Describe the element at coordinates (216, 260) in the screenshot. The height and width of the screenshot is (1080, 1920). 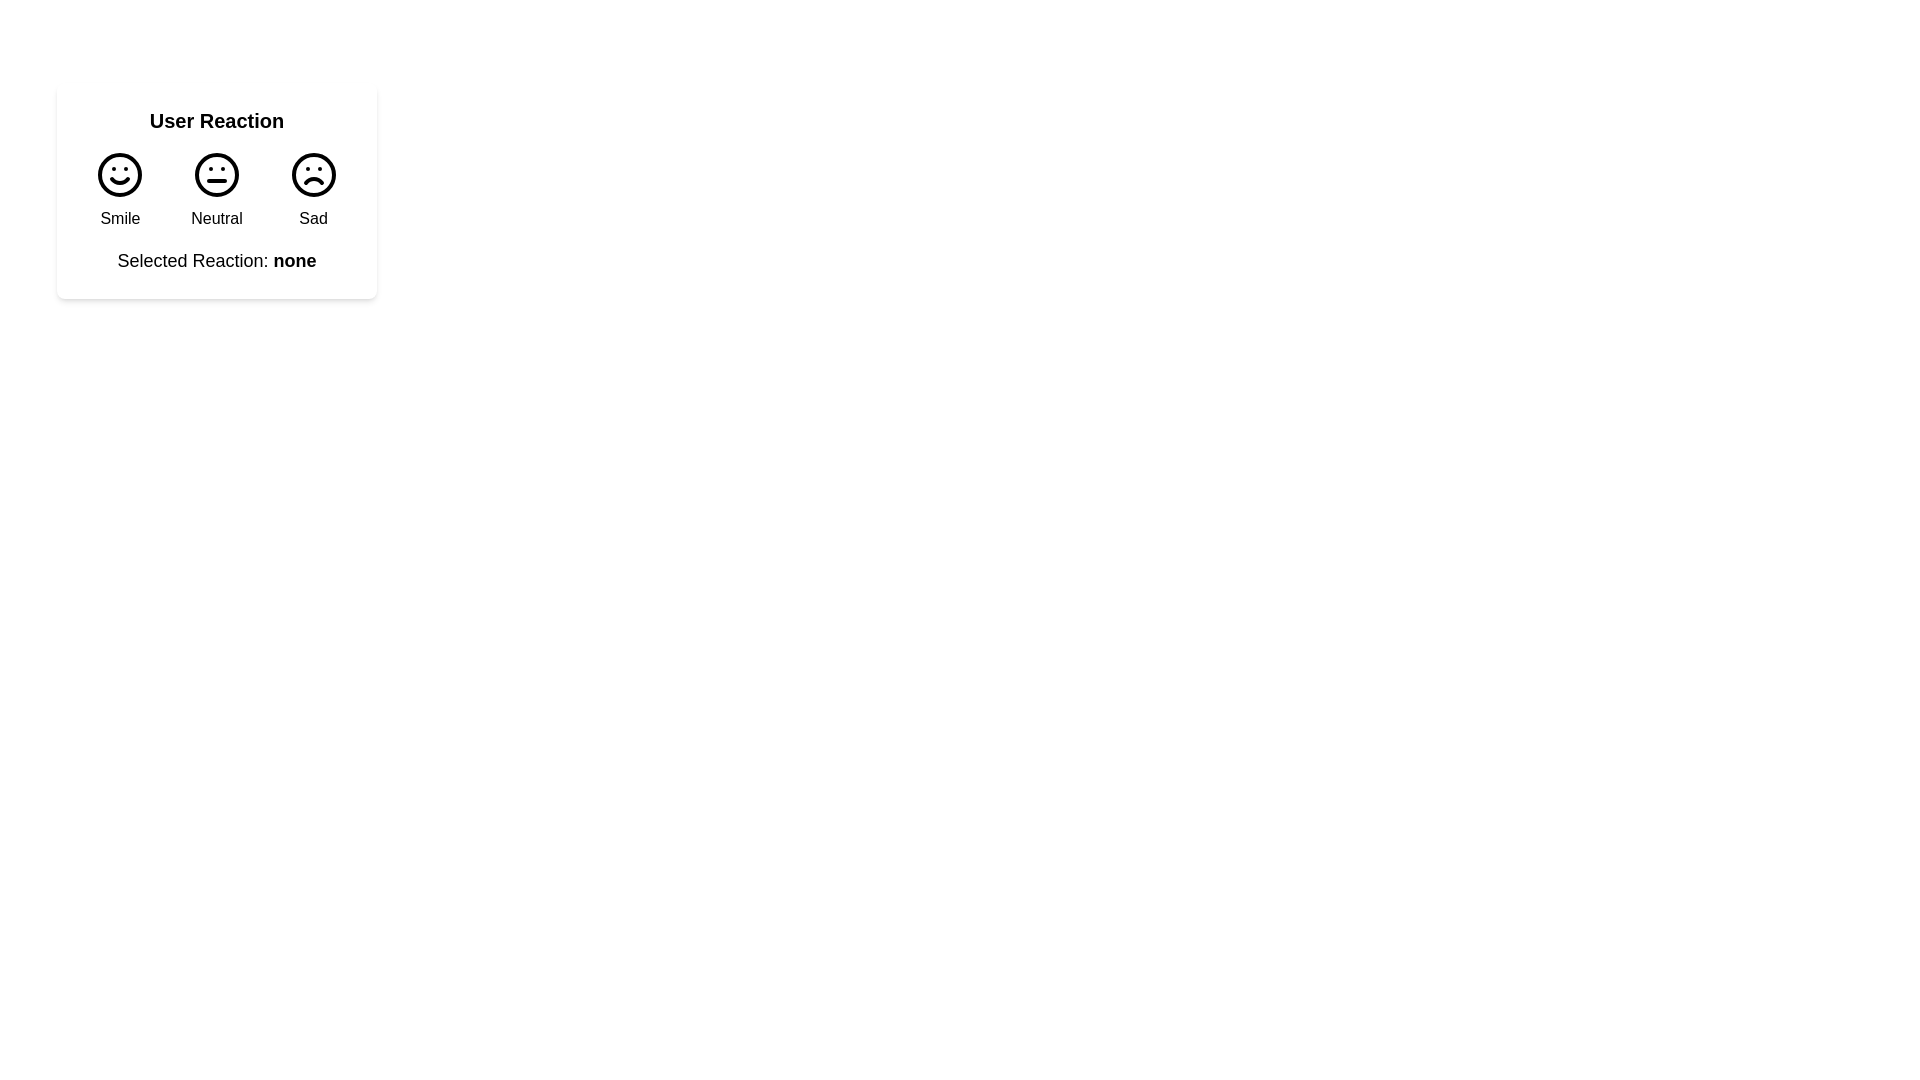
I see `the static text label that displays the currently selected reaction, located below the reaction icons 'Smile', 'Neutral', and 'Sad'` at that location.